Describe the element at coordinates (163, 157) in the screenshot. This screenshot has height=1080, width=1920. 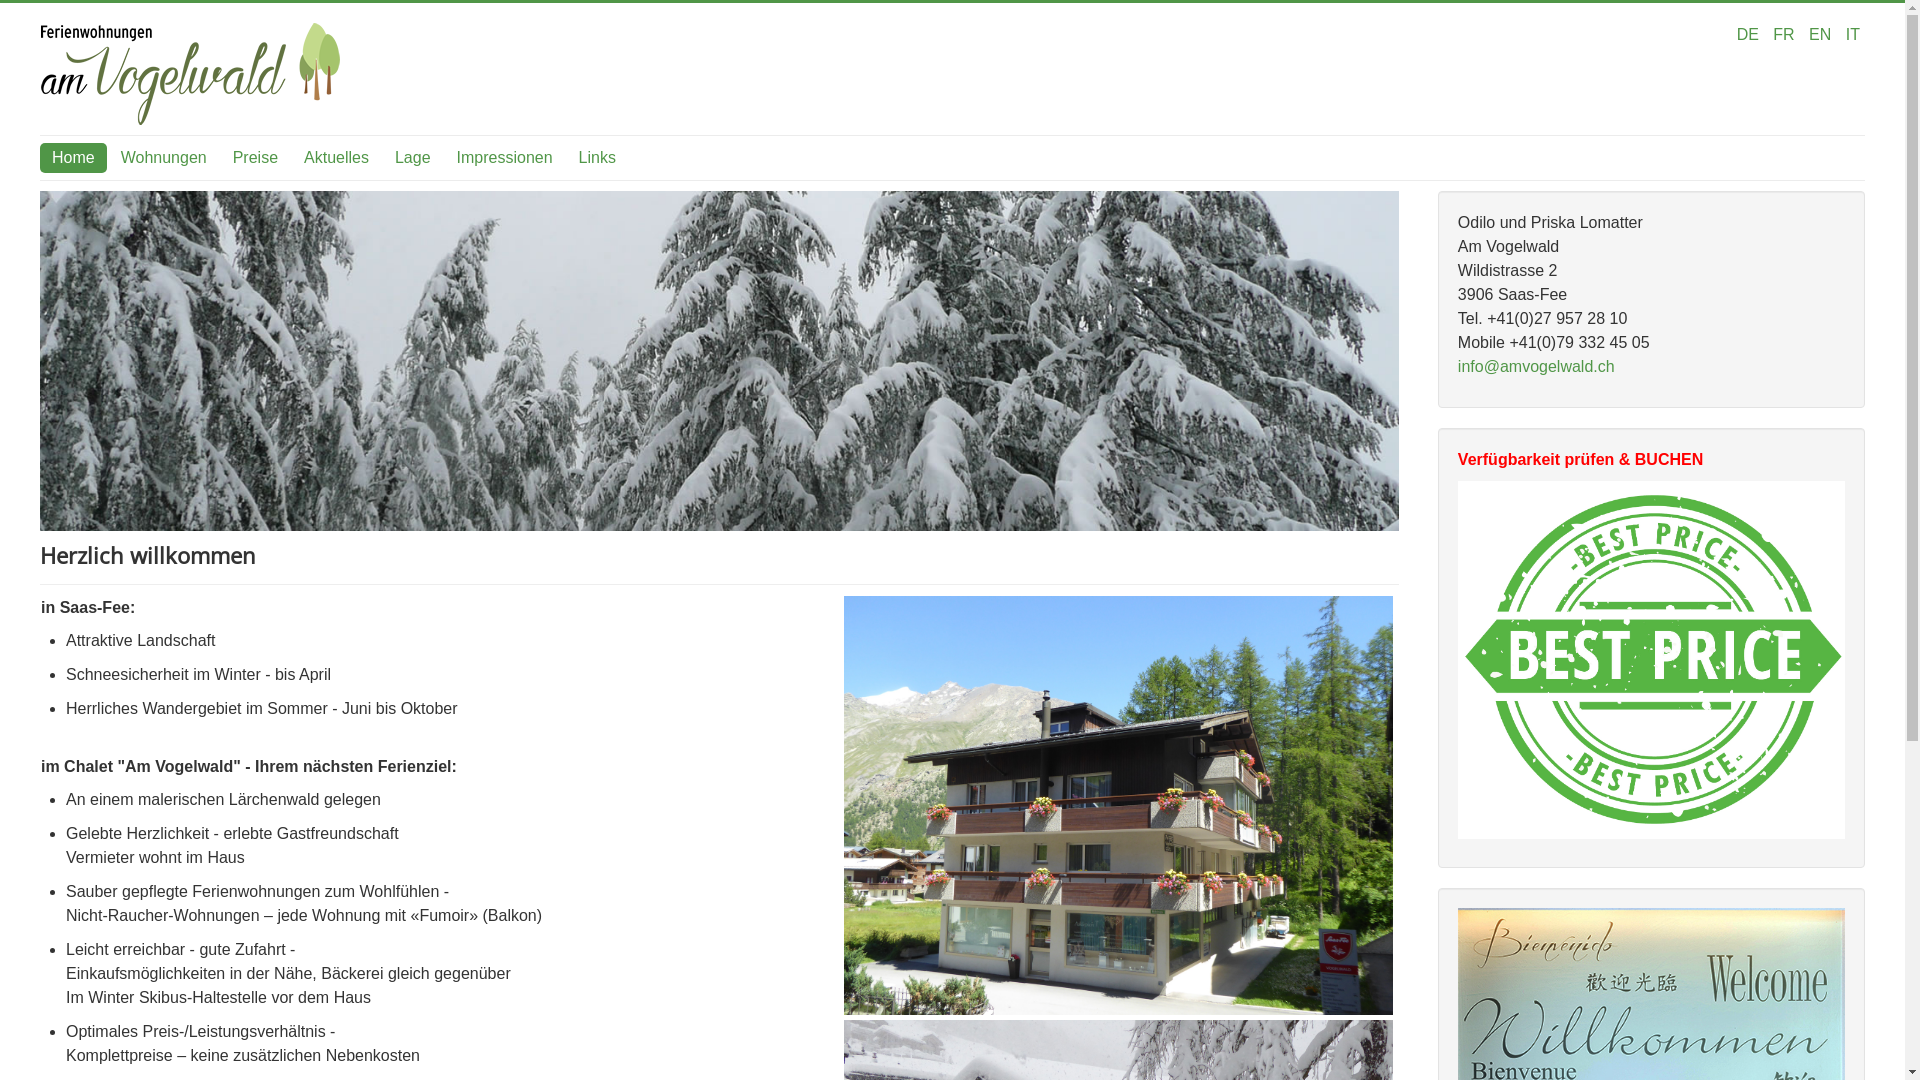
I see `'Wohnungen'` at that location.